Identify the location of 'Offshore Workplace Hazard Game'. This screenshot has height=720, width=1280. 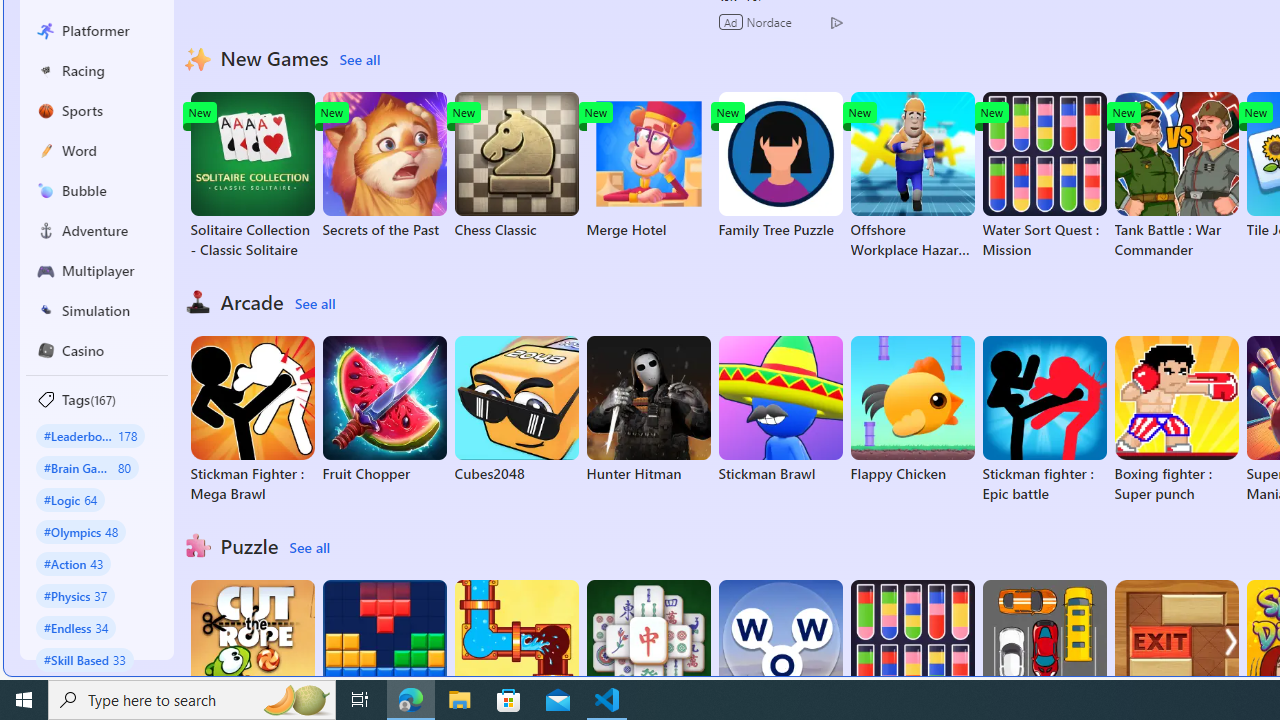
(911, 175).